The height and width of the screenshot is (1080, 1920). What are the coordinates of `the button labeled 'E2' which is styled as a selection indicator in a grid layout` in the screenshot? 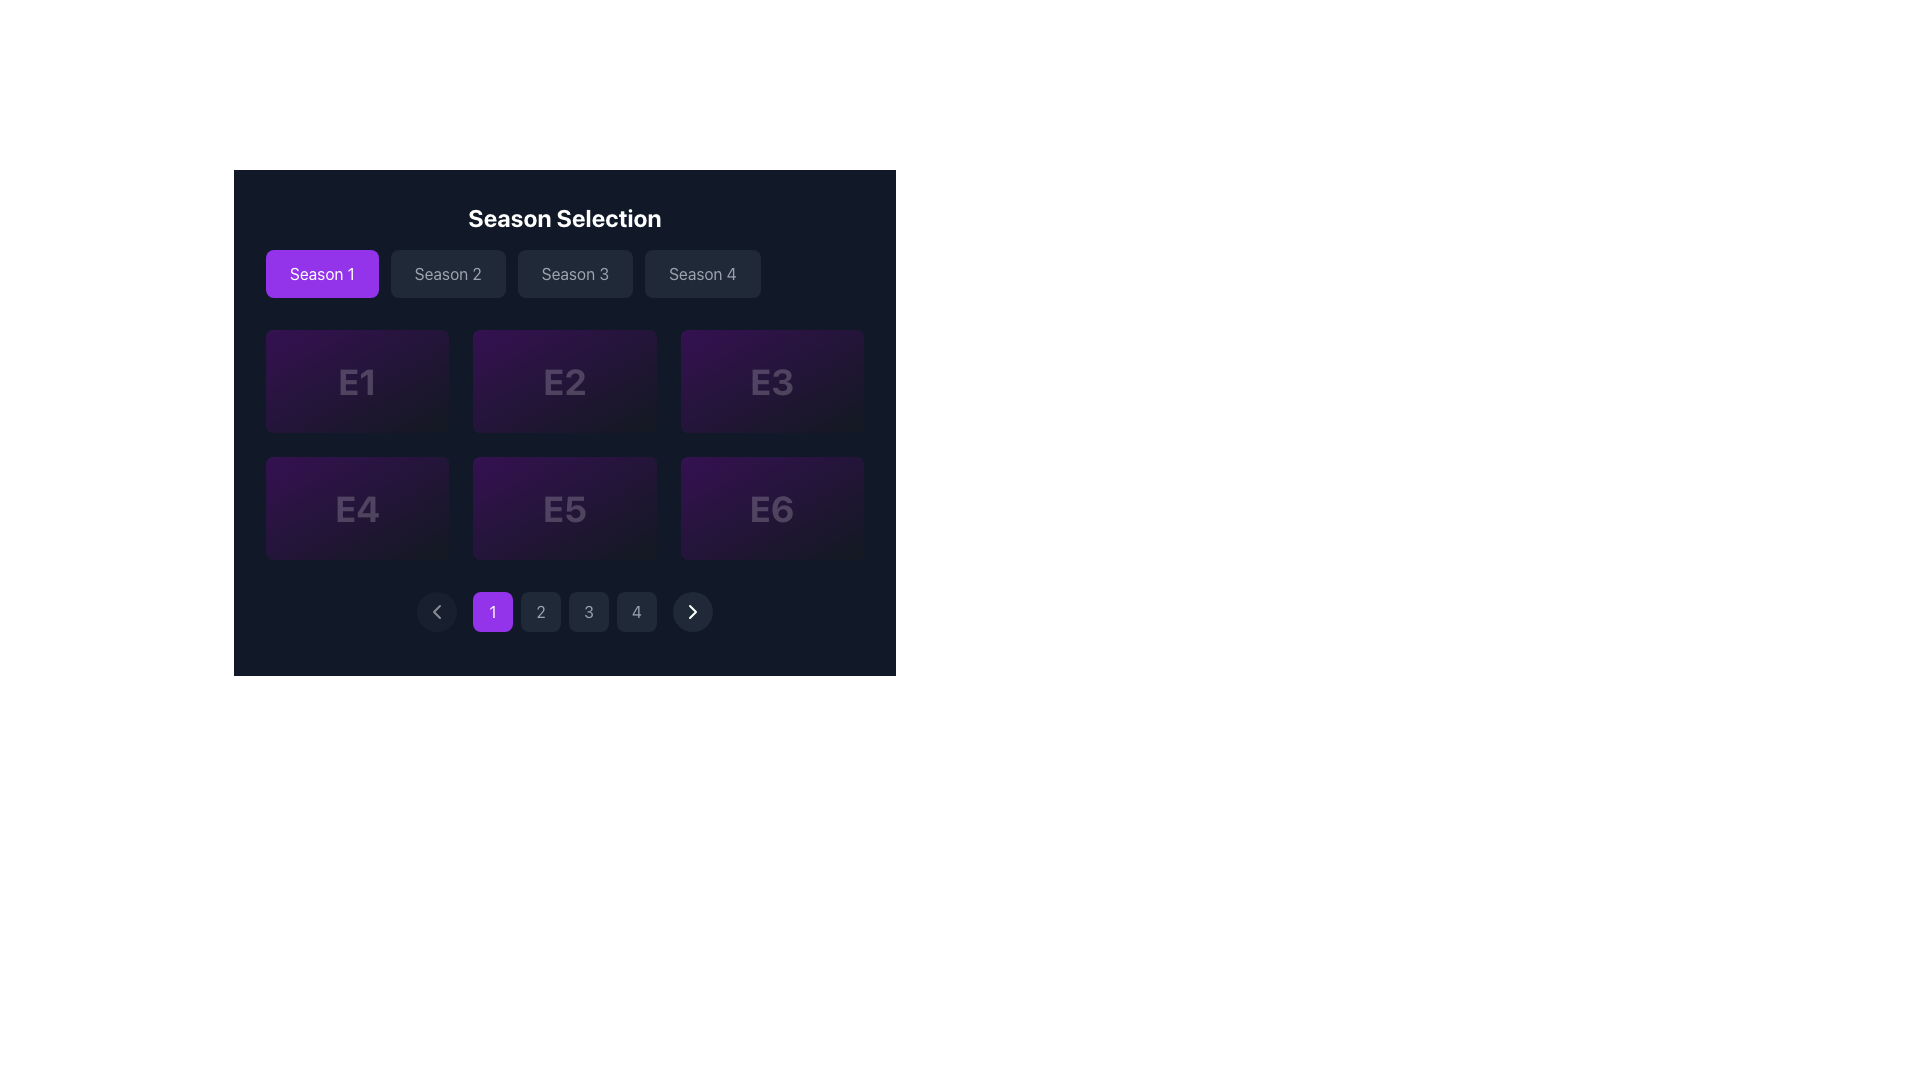 It's located at (564, 381).